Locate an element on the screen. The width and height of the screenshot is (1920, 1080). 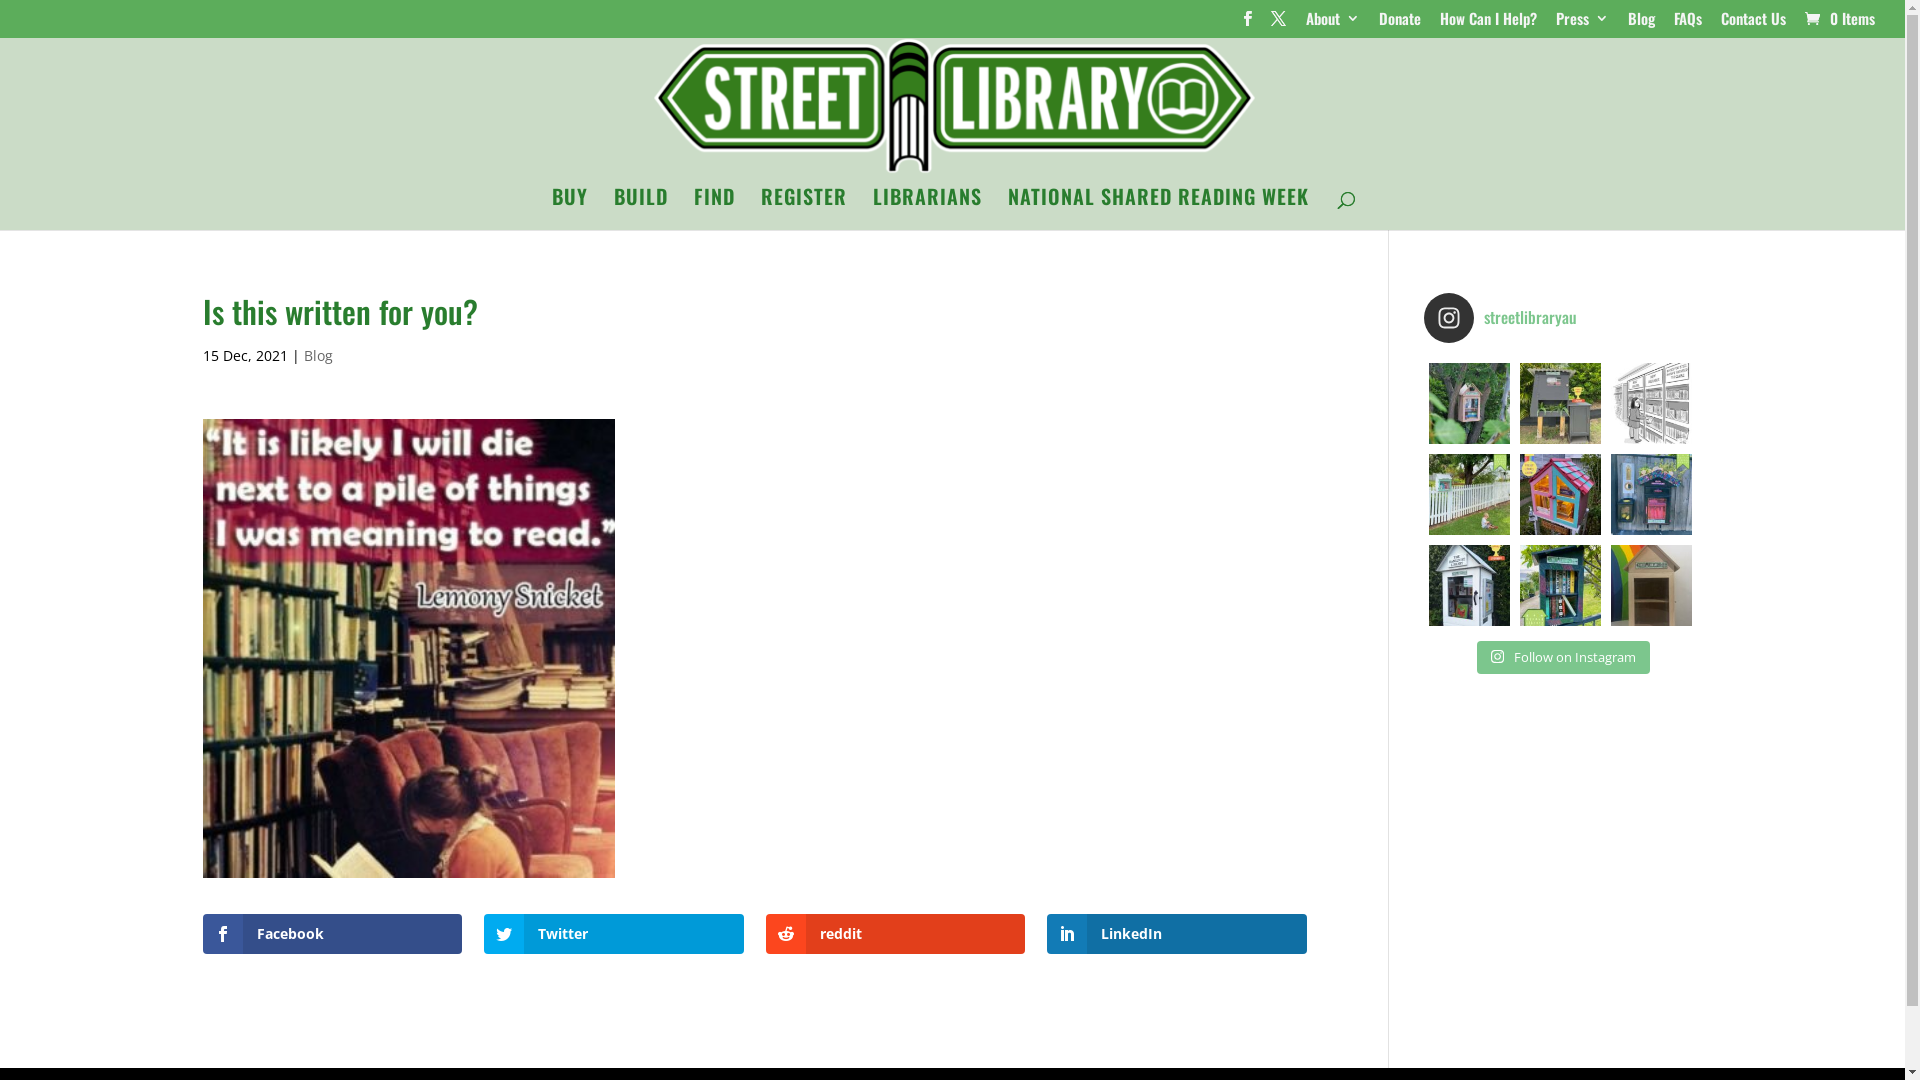
'LinkedIn' is located at coordinates (1045, 933).